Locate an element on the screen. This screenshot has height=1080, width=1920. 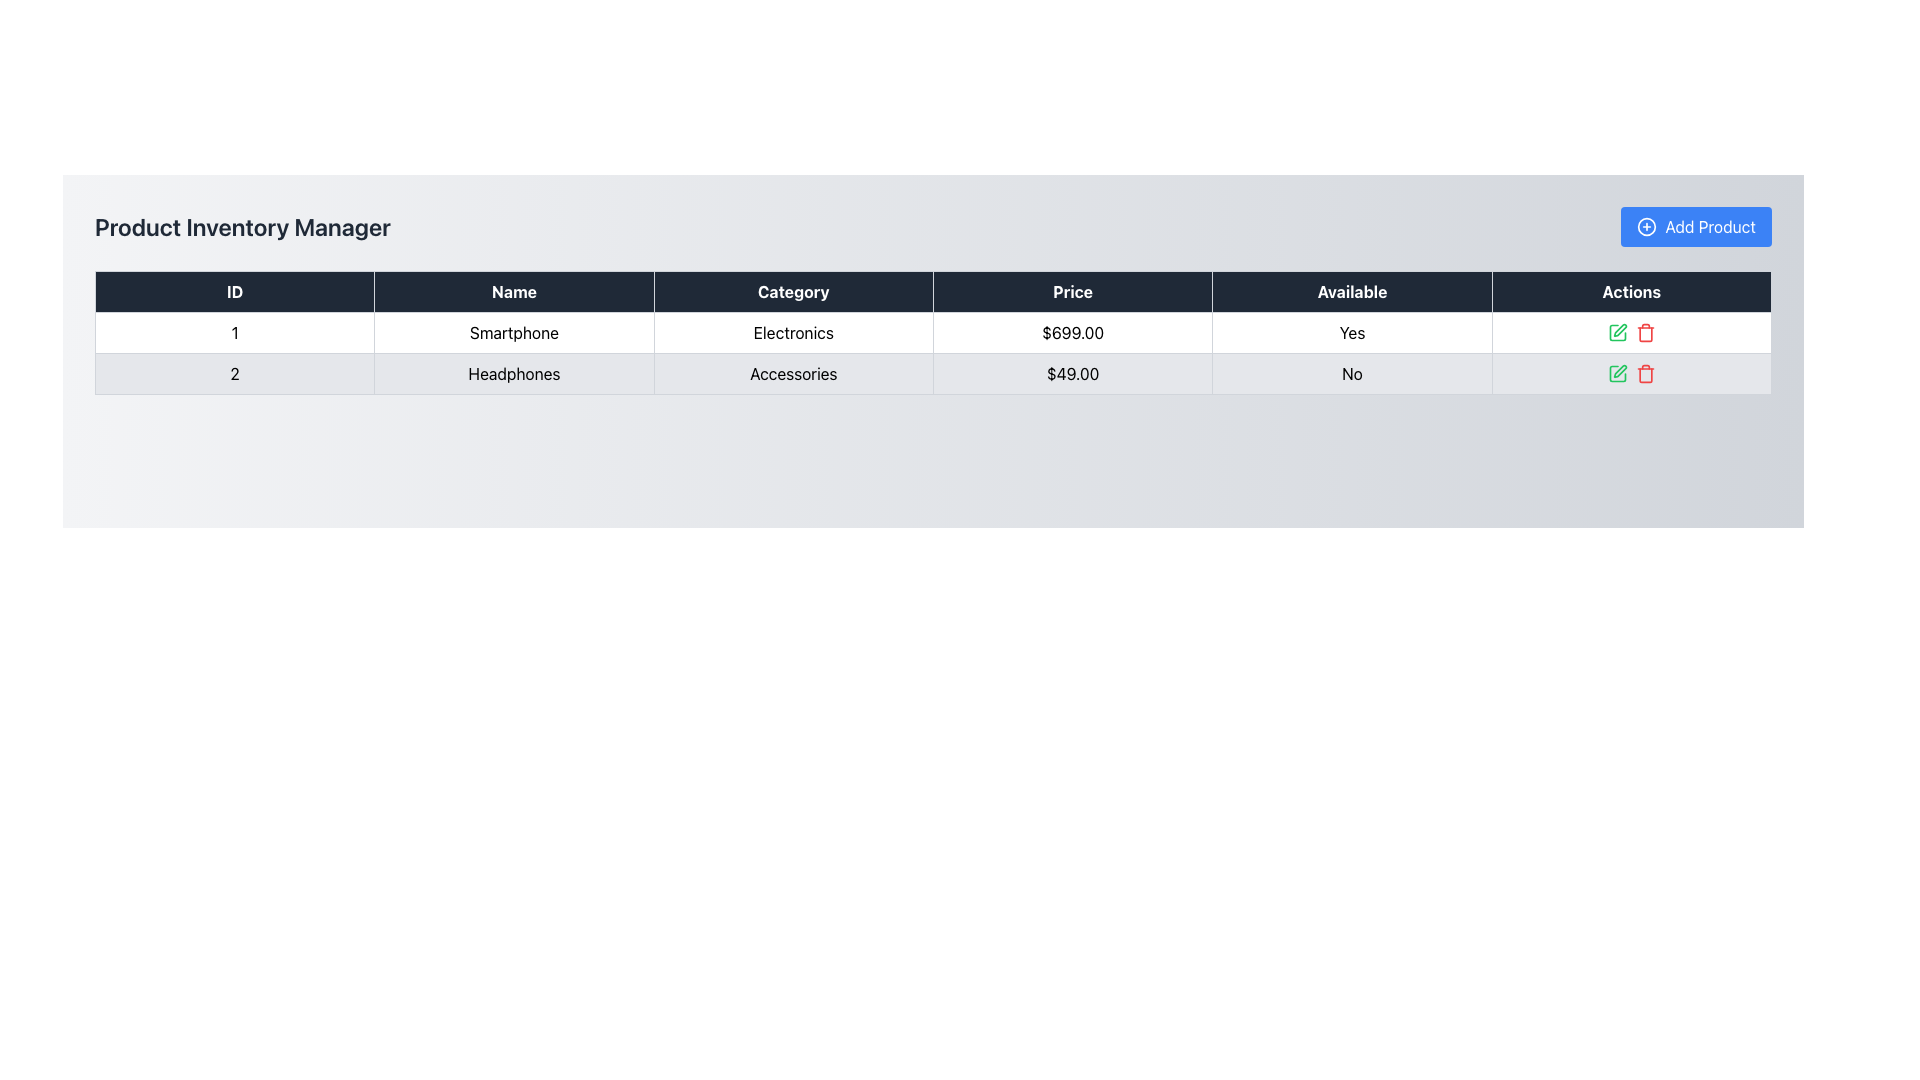
the interactive buttons/icons in the 'Actions' column of the second row for the product 'Headphones' is located at coordinates (1631, 374).